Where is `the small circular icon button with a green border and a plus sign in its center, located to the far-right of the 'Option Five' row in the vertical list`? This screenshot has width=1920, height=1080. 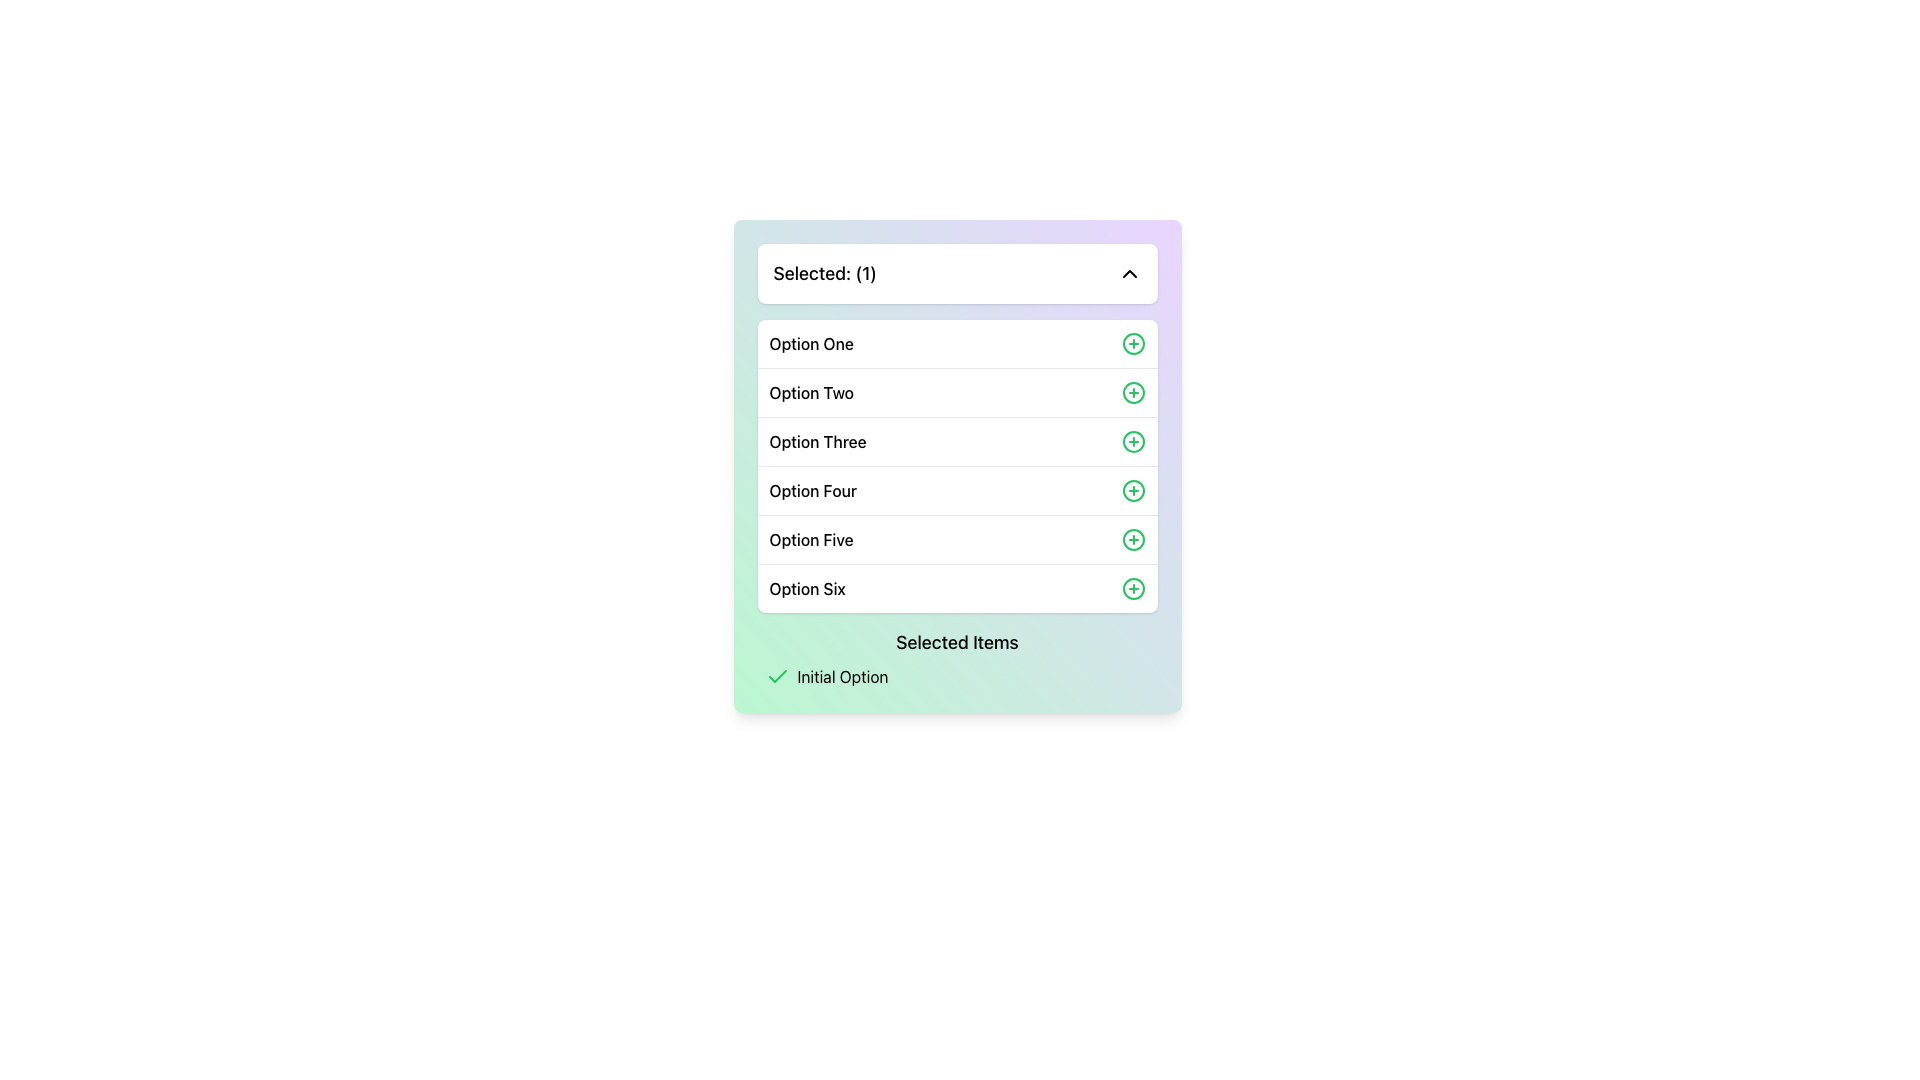 the small circular icon button with a green border and a plus sign in its center, located to the far-right of the 'Option Five' row in the vertical list is located at coordinates (1133, 540).